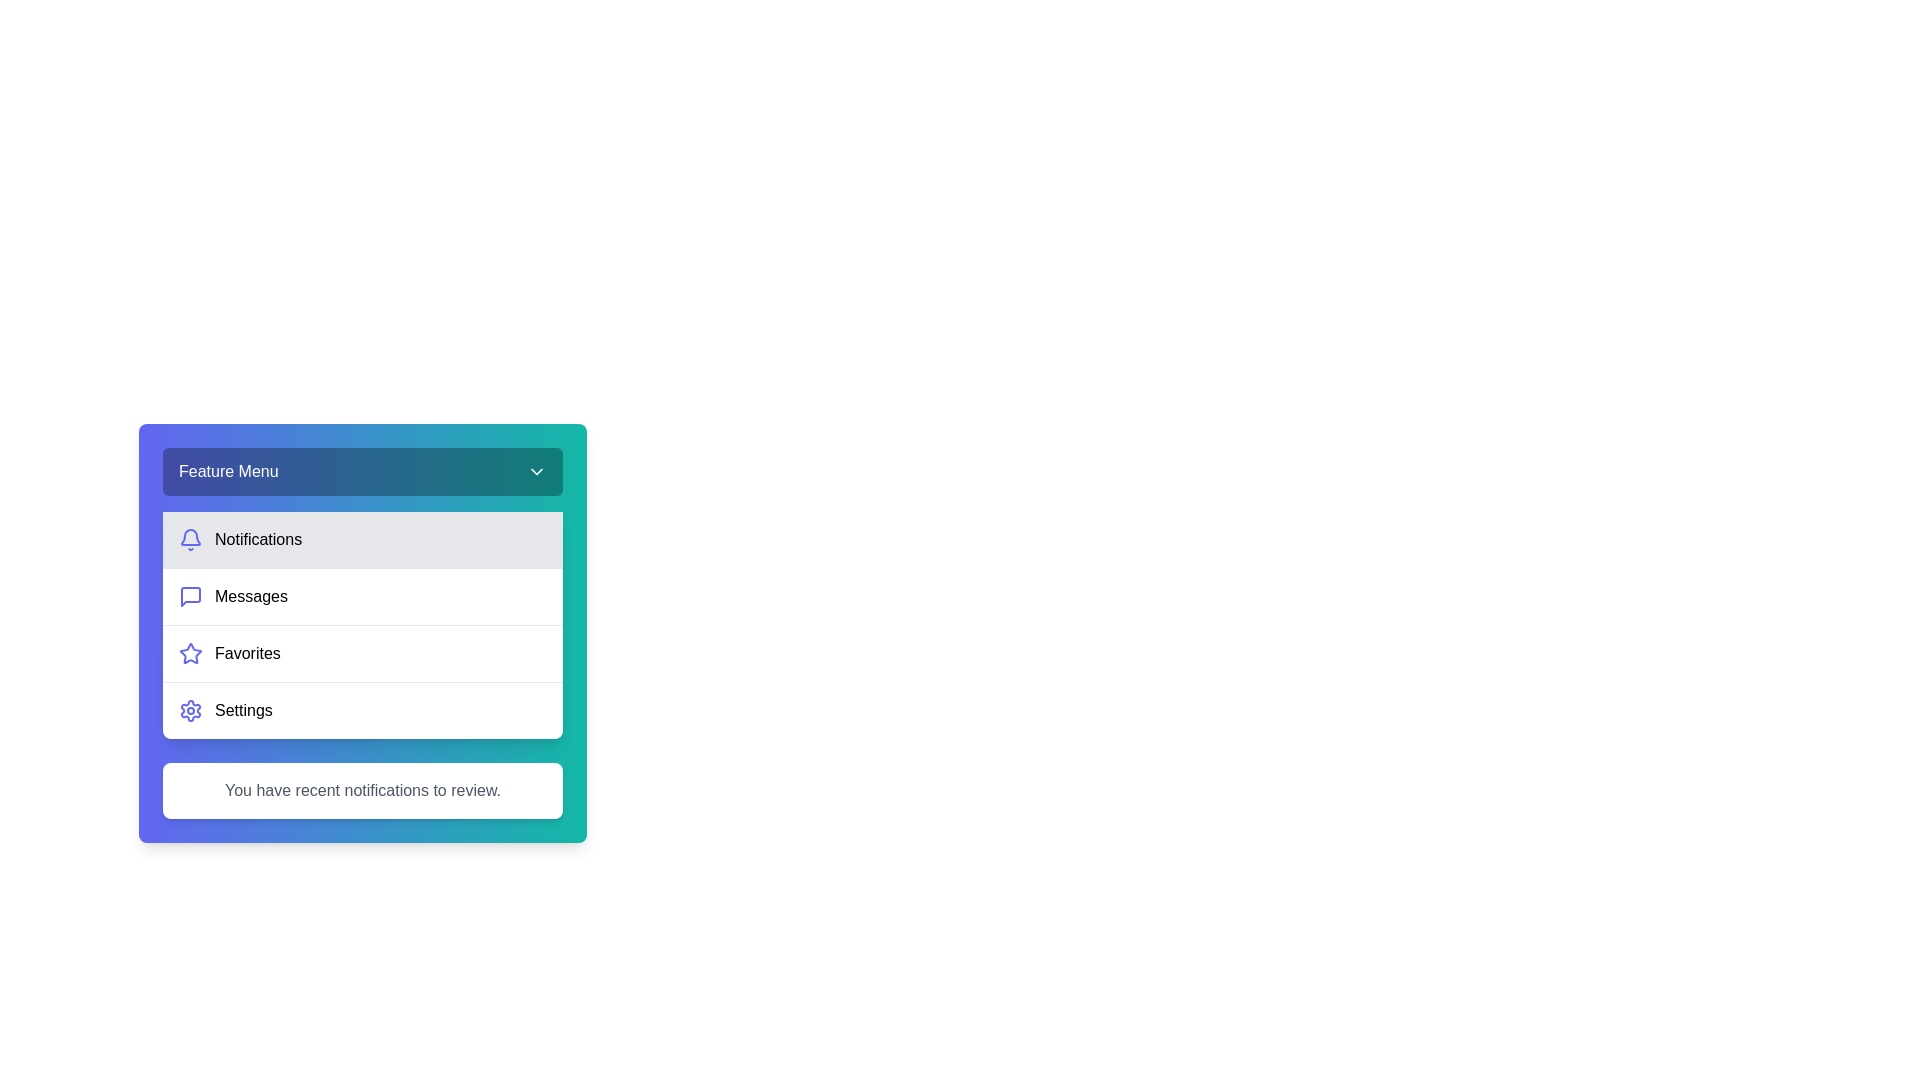 This screenshot has height=1080, width=1920. What do you see at coordinates (363, 471) in the screenshot?
I see `the Dropdown menu button located at the top of the rounded rectangular box` at bounding box center [363, 471].